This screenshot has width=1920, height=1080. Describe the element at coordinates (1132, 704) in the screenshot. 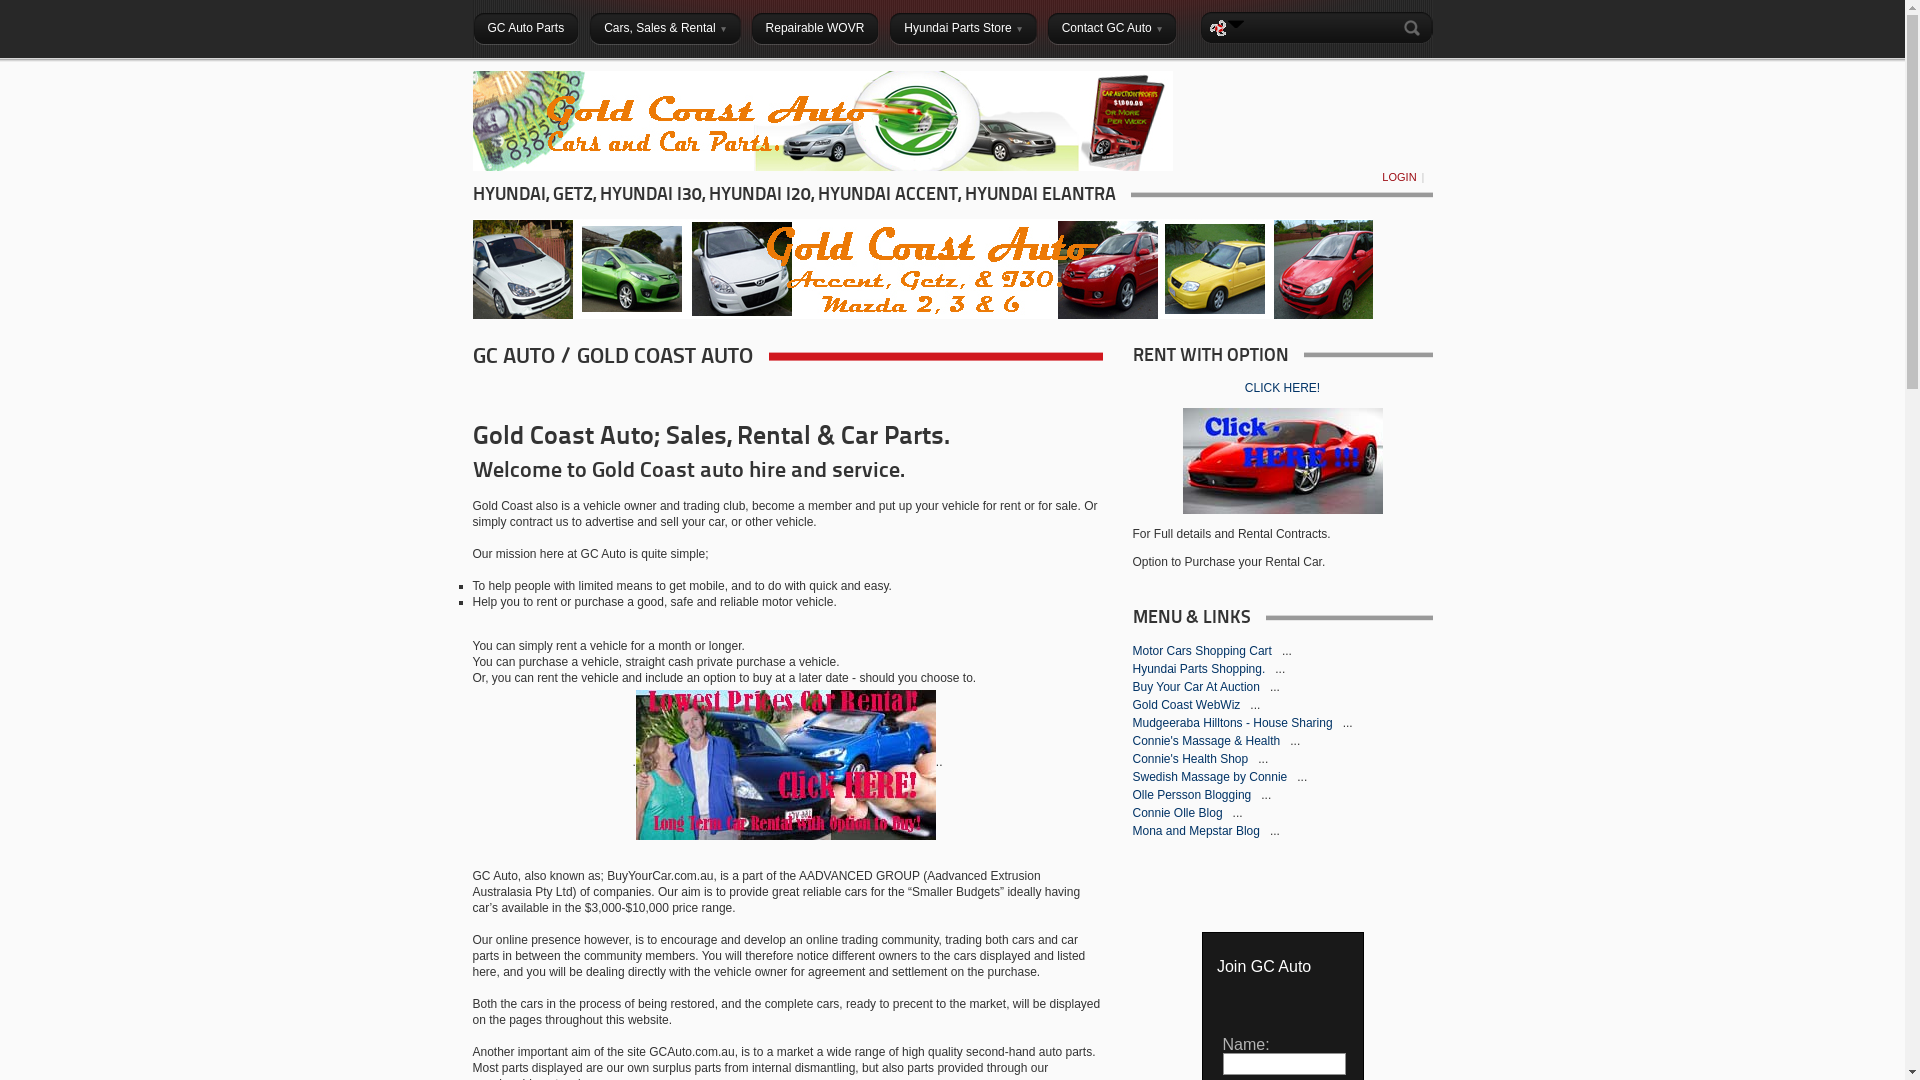

I see `'Gold Coast WebWiz'` at that location.